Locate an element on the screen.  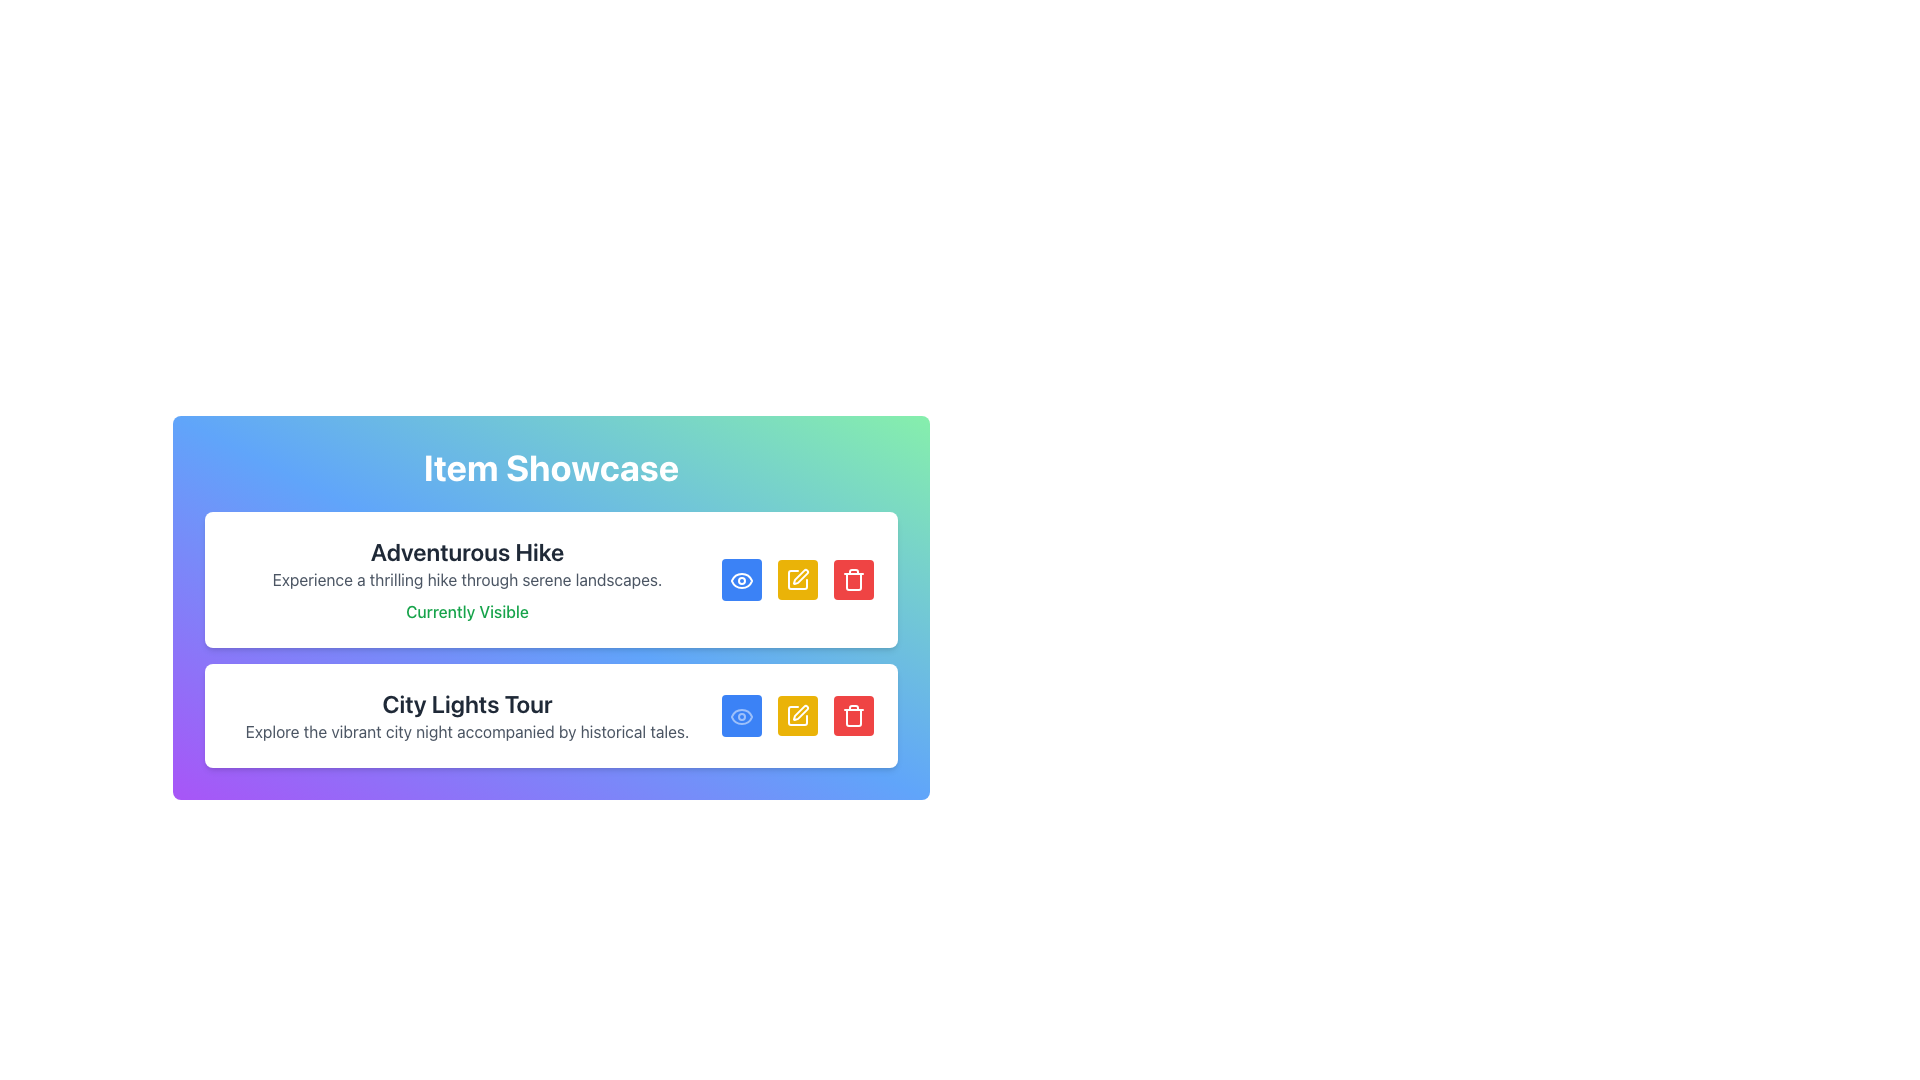
the delete icon button located on the right side of the 'City Lights Tour' item, which is the fourth icon in the sequence is located at coordinates (854, 579).